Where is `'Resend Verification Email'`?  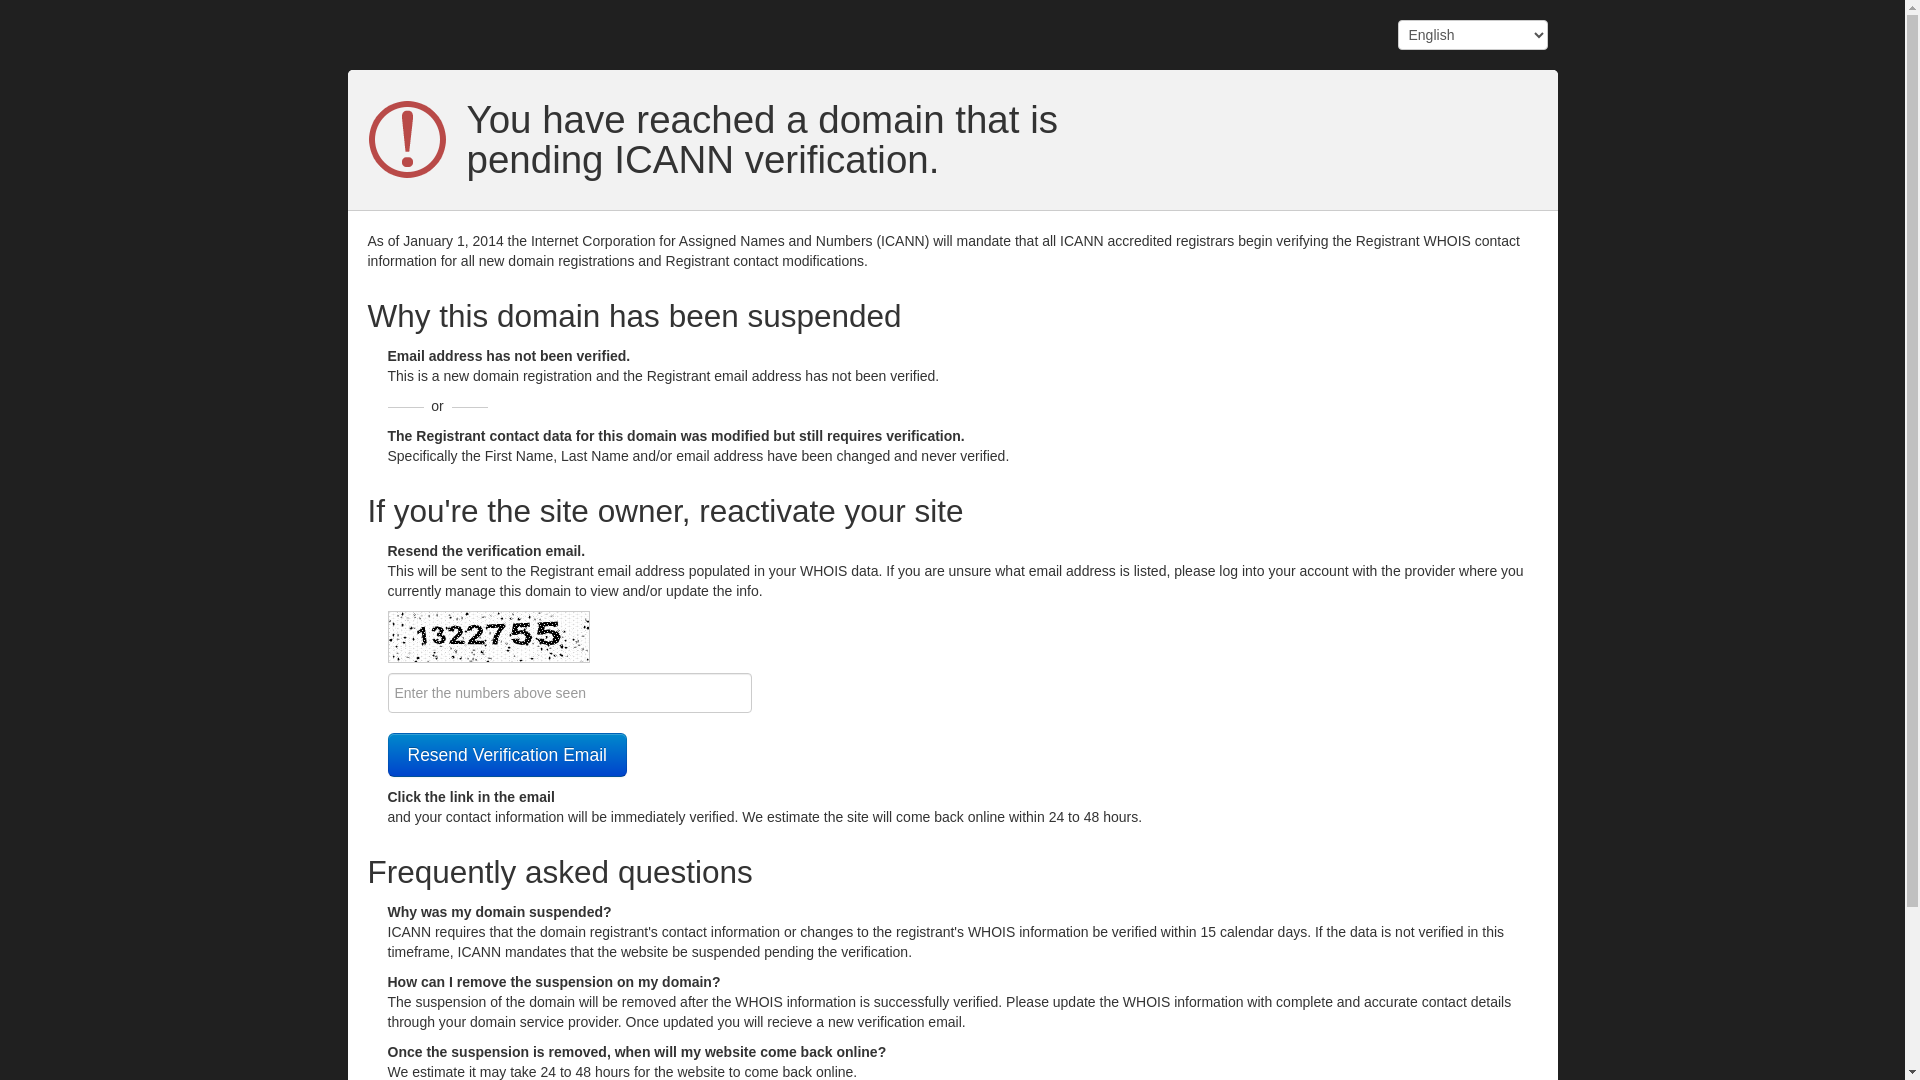 'Resend Verification Email' is located at coordinates (507, 755).